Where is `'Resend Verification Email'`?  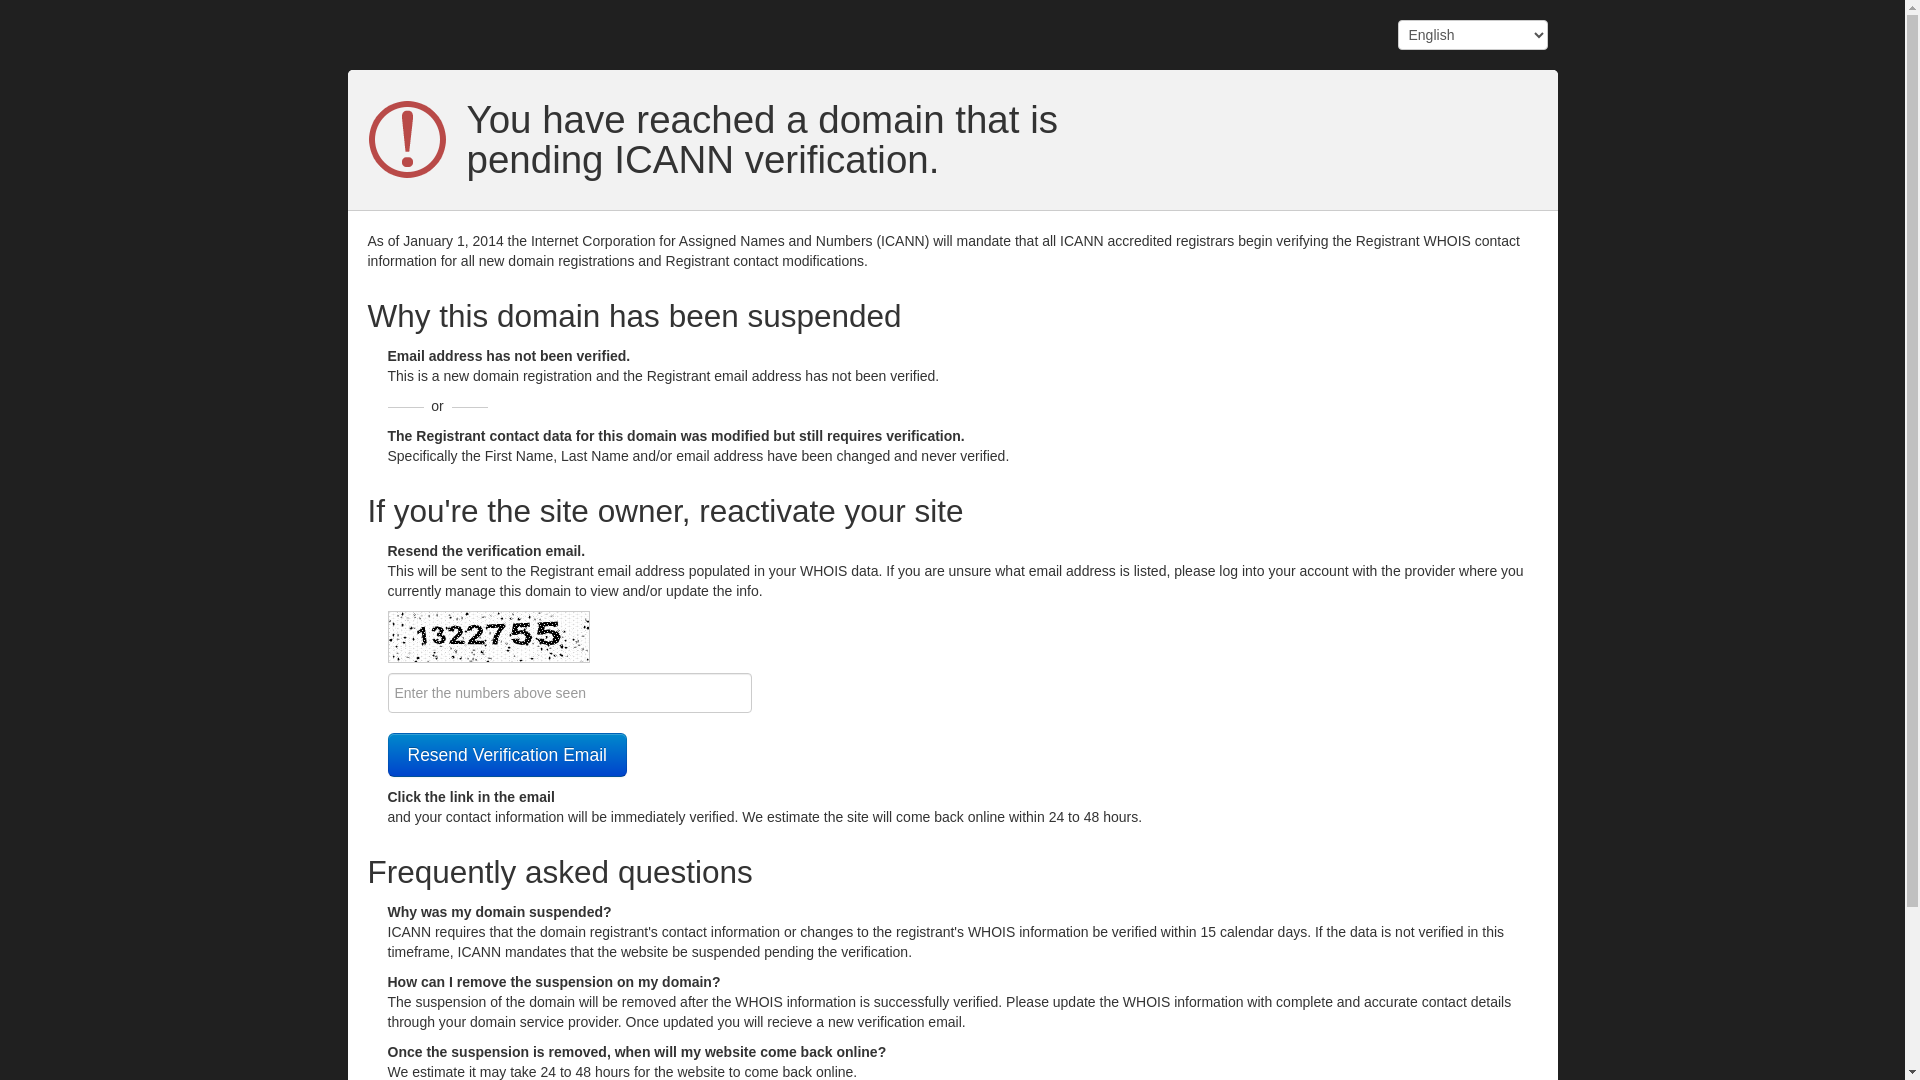 'Resend Verification Email' is located at coordinates (507, 755).